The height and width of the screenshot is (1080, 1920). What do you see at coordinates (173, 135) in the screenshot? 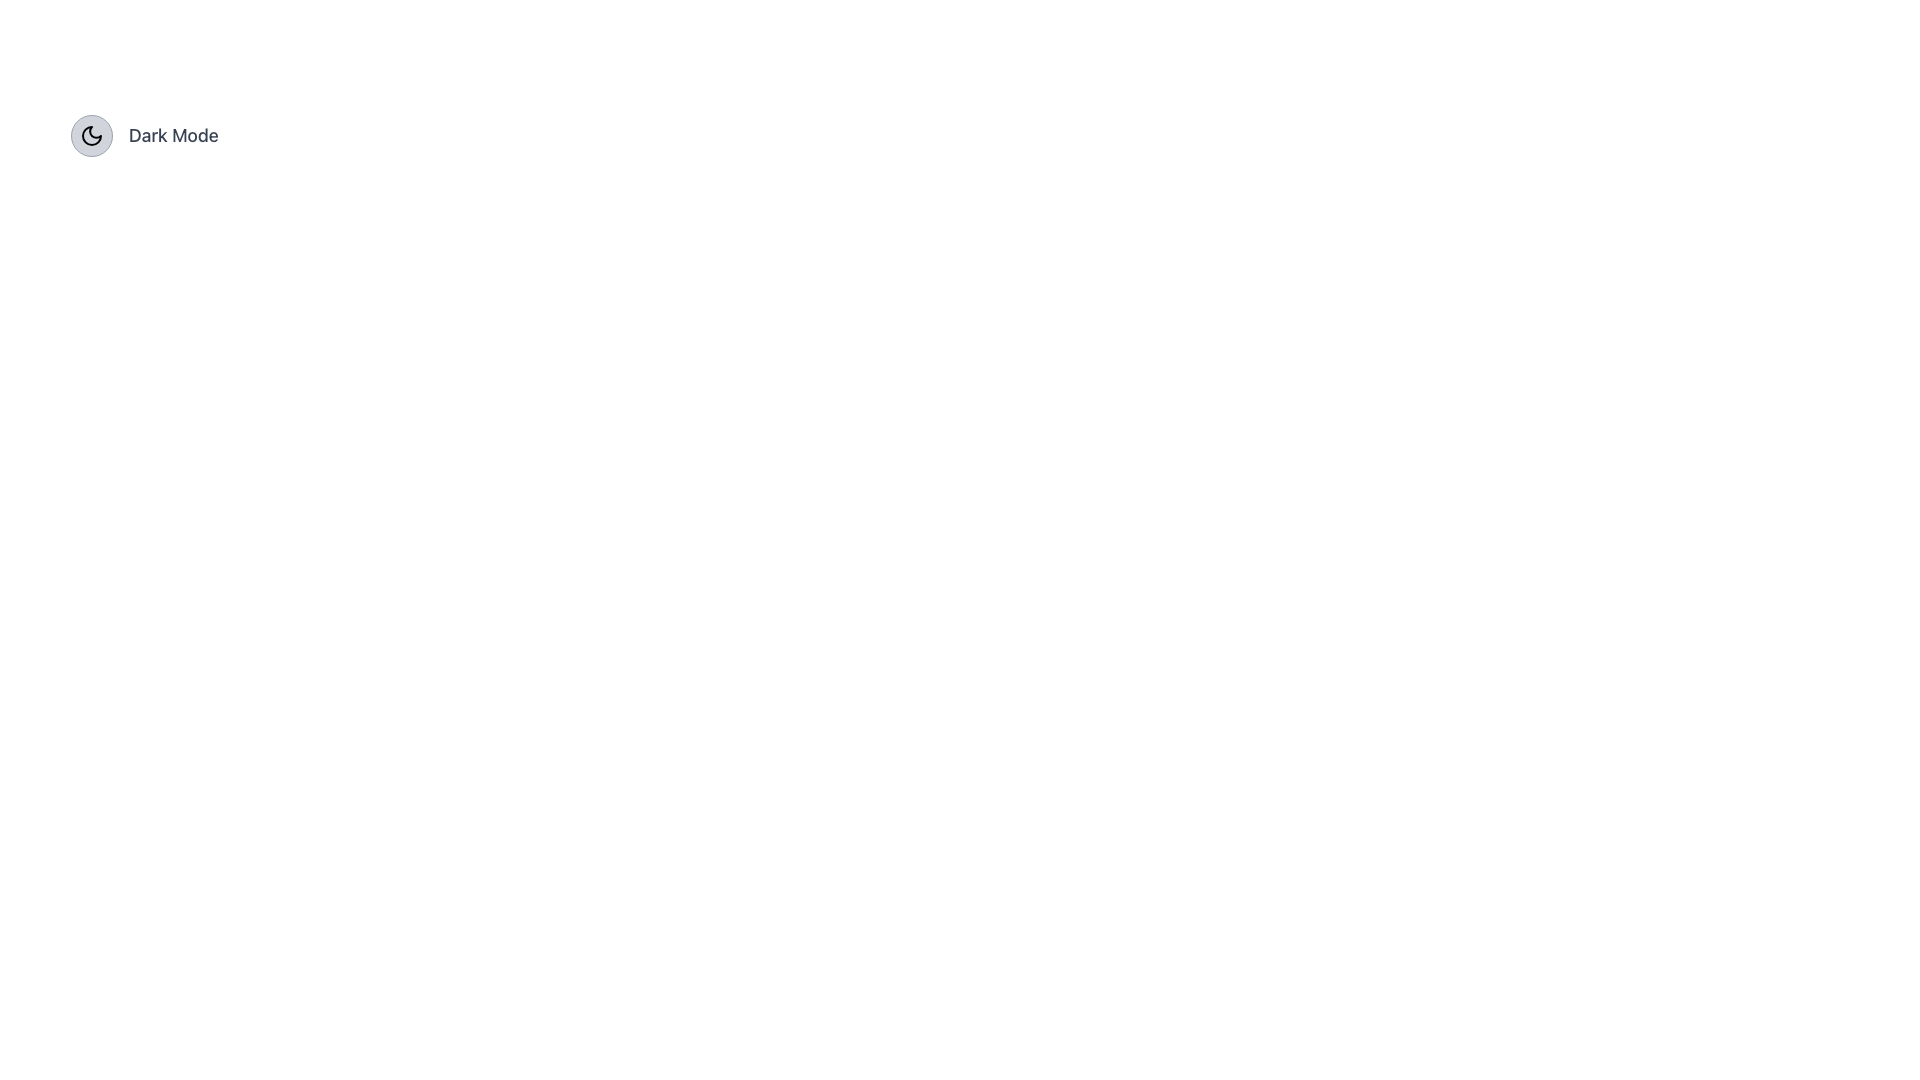
I see `the Text Label indicating the purpose of the nearby dark mode toggle, which is positioned to the right of a moon icon` at bounding box center [173, 135].